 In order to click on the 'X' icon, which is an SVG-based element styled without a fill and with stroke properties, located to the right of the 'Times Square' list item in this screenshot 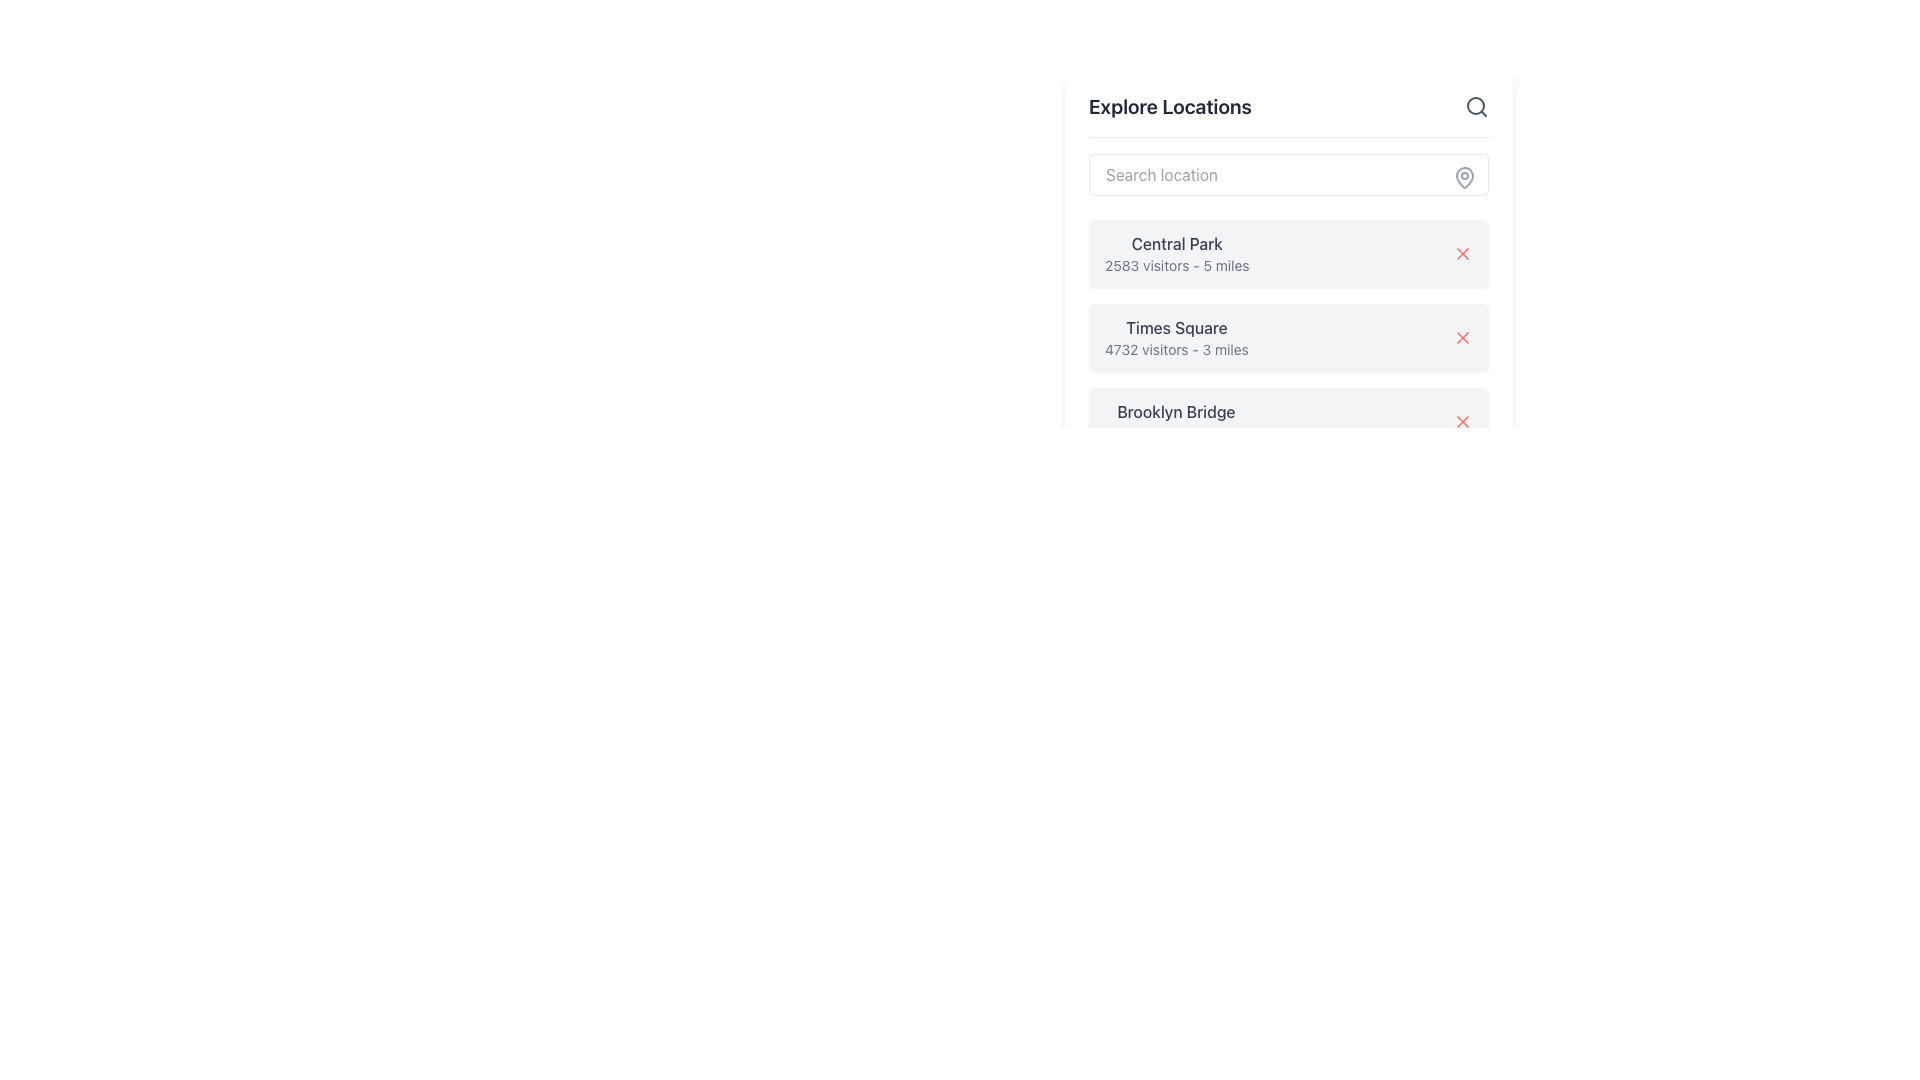, I will do `click(1463, 337)`.